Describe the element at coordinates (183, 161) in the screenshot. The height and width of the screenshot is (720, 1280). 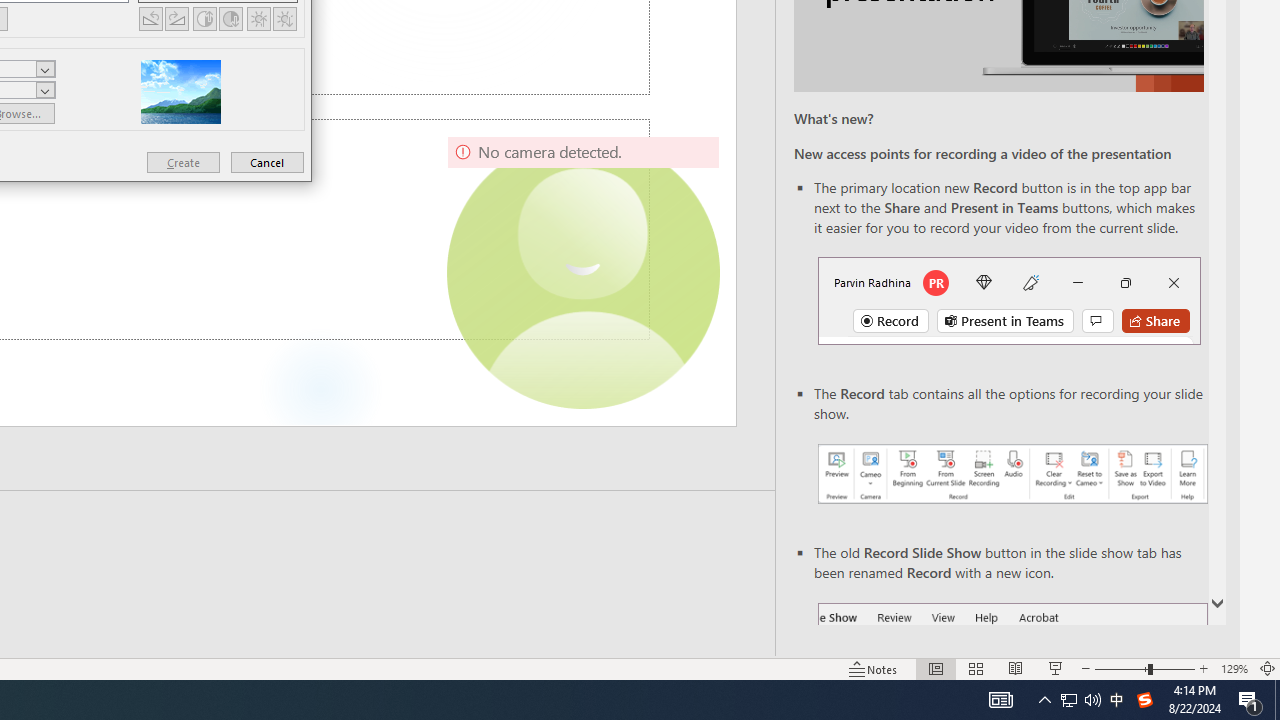
I see `'Create'` at that location.